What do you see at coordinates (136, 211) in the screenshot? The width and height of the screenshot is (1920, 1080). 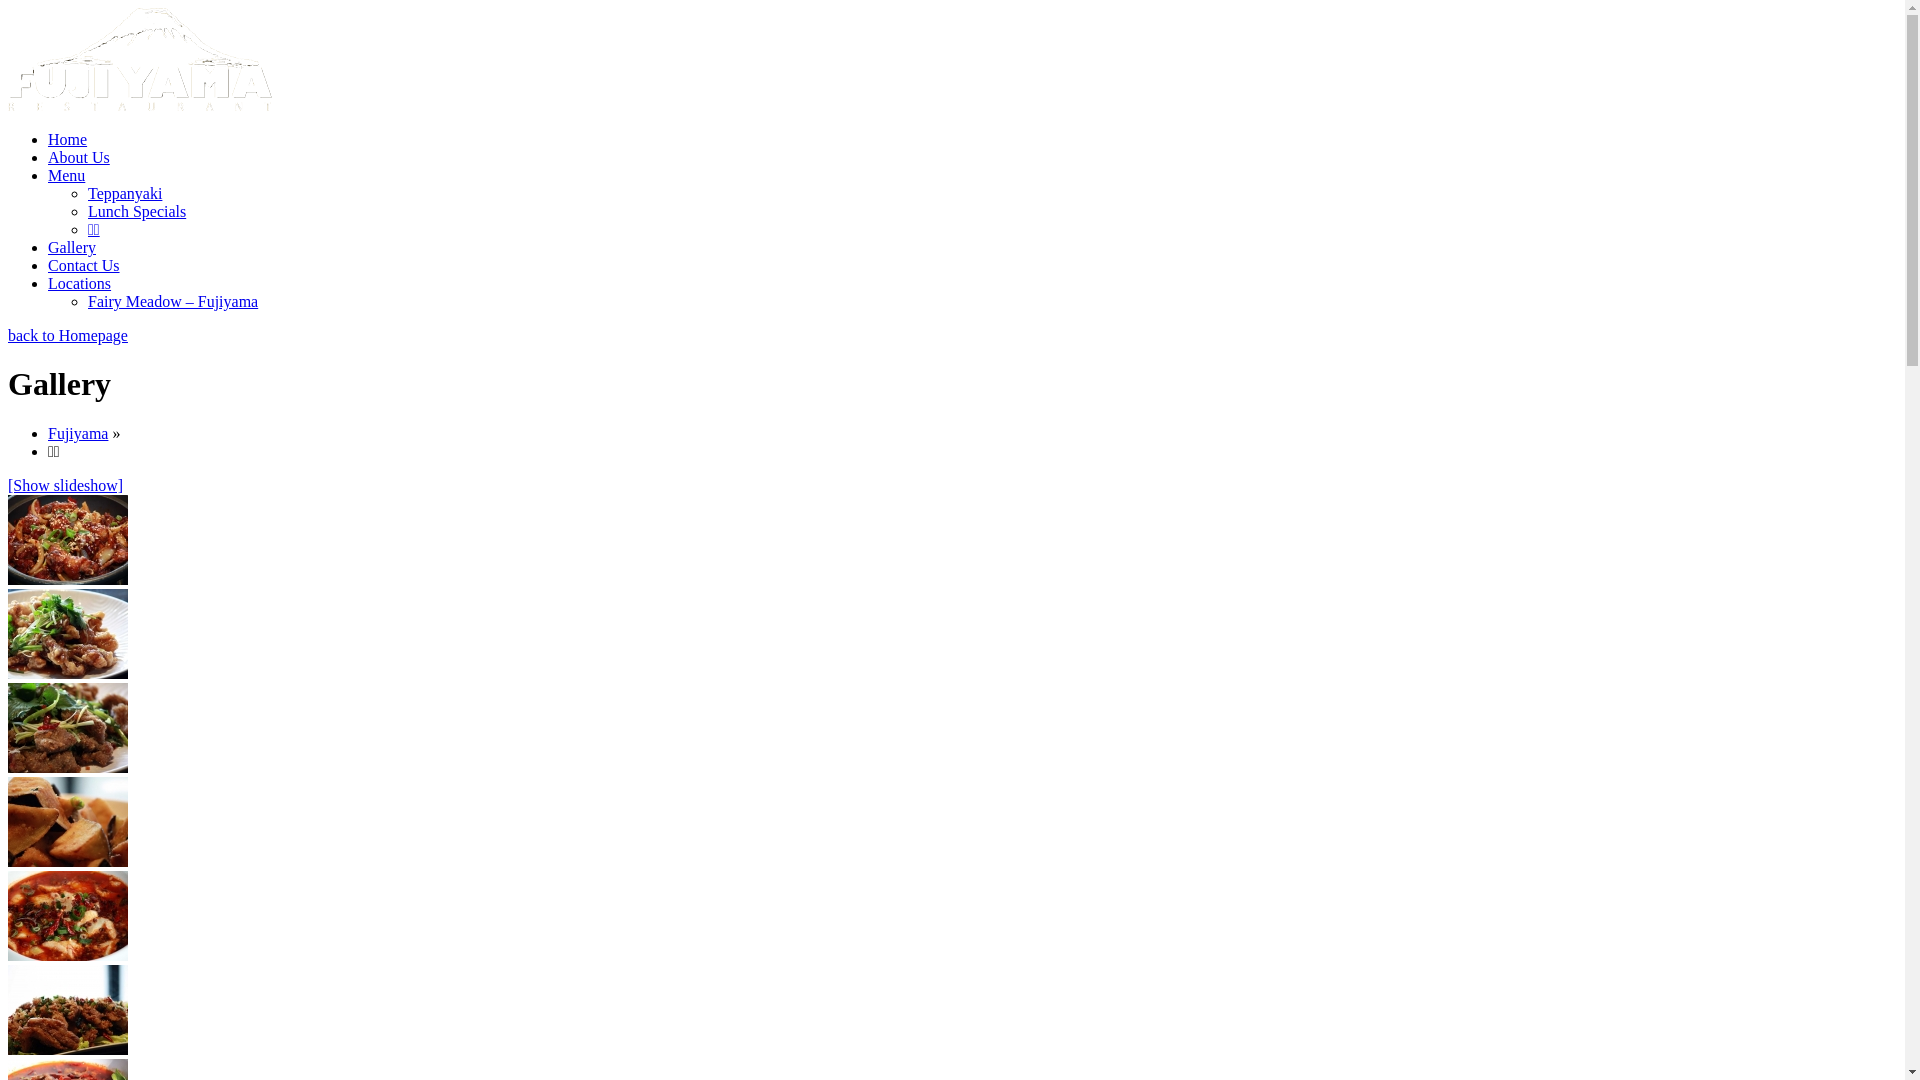 I see `'Lunch Specials'` at bounding box center [136, 211].